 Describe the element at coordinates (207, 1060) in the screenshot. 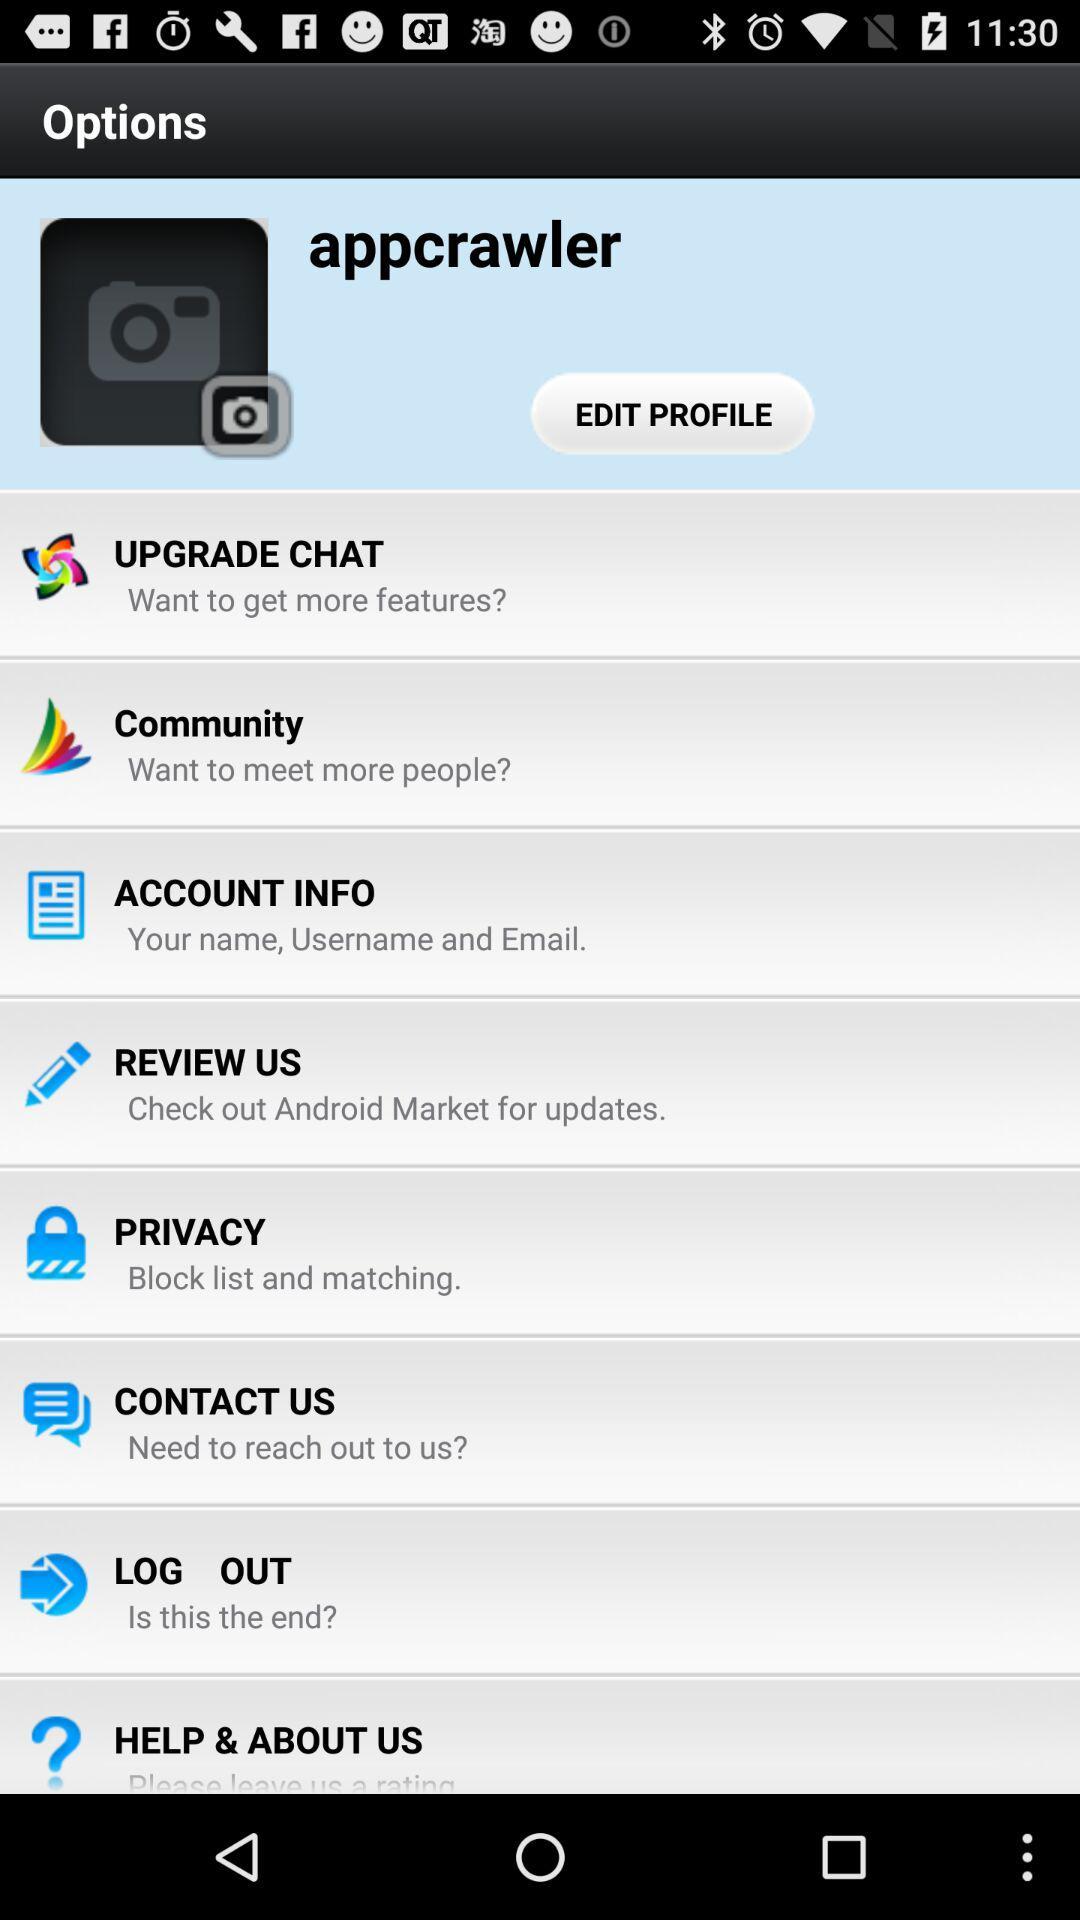

I see `item below the your name username app` at that location.